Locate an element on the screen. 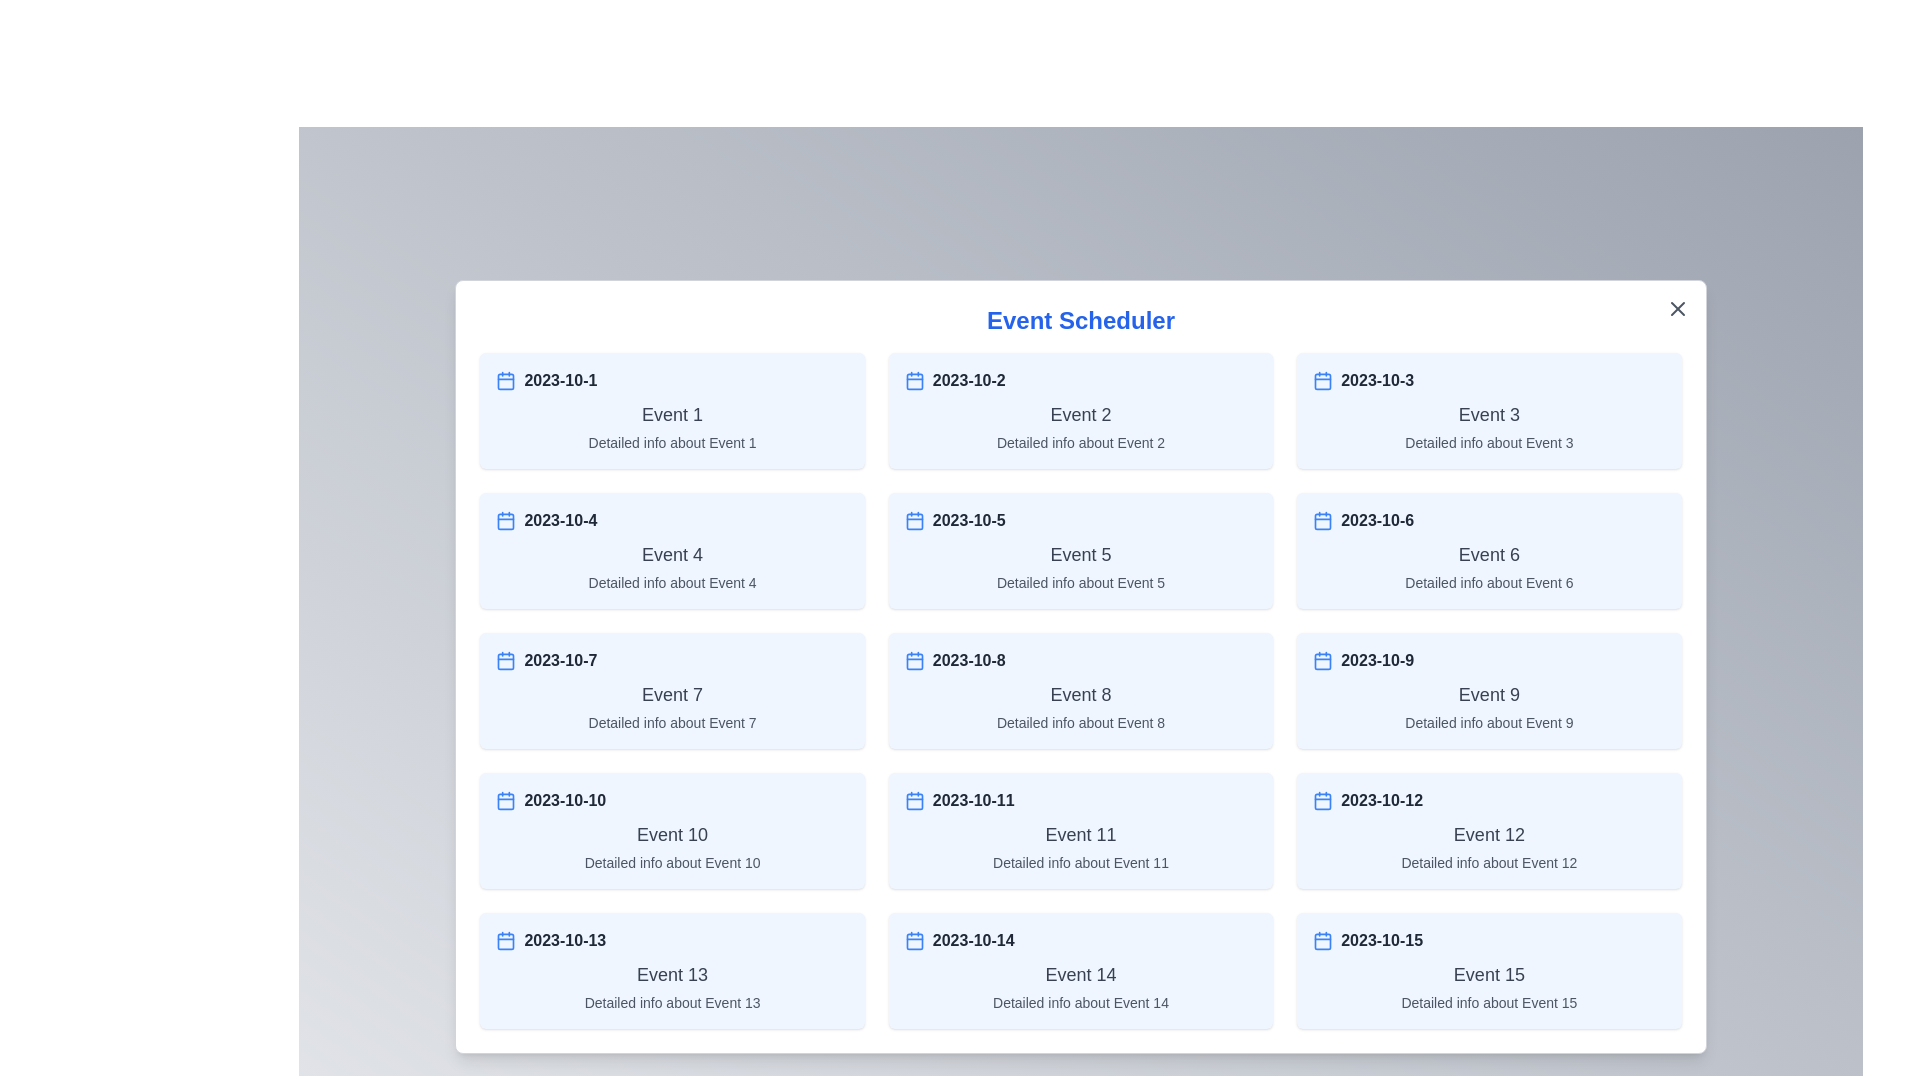 Image resolution: width=1920 pixels, height=1080 pixels. the close button to close the dialog is located at coordinates (1677, 308).